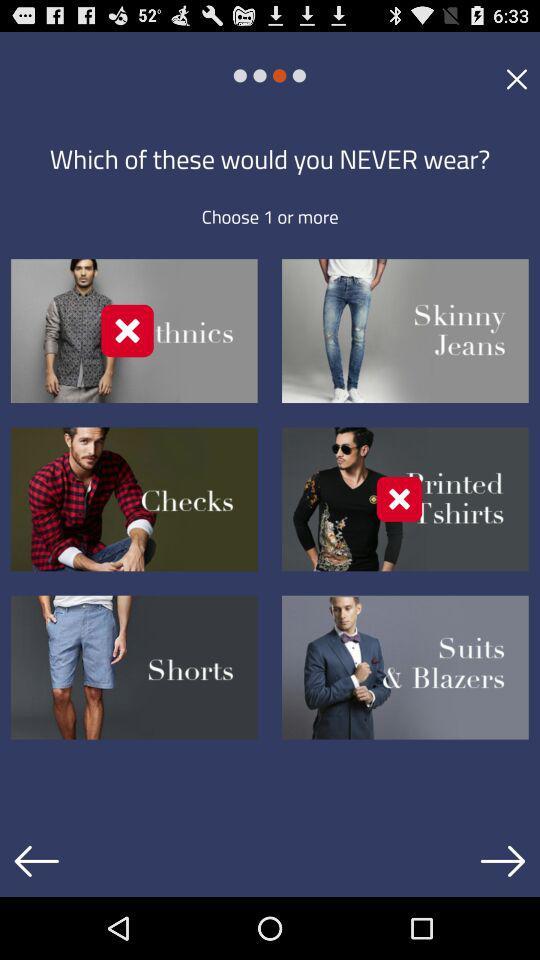  What do you see at coordinates (36, 860) in the screenshot?
I see `click back arrow icon` at bounding box center [36, 860].